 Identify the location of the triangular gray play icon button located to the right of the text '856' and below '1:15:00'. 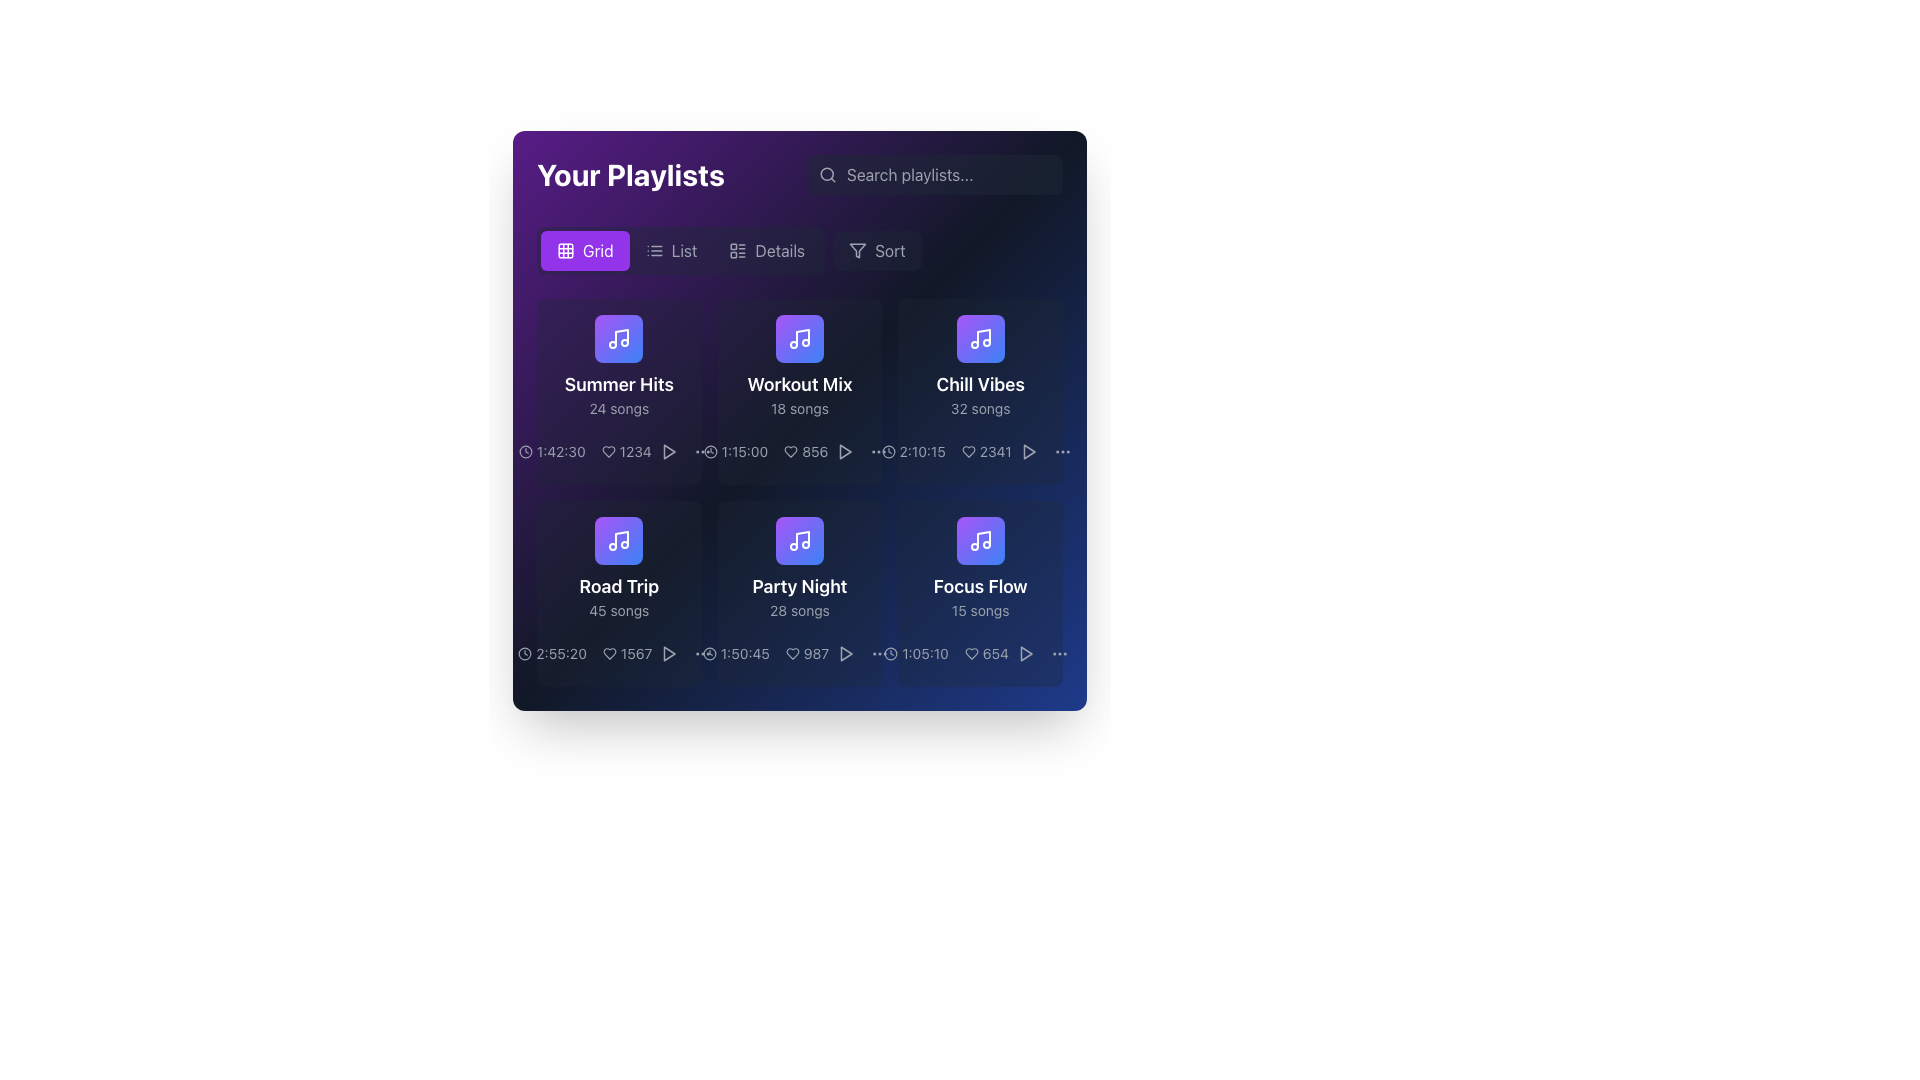
(845, 451).